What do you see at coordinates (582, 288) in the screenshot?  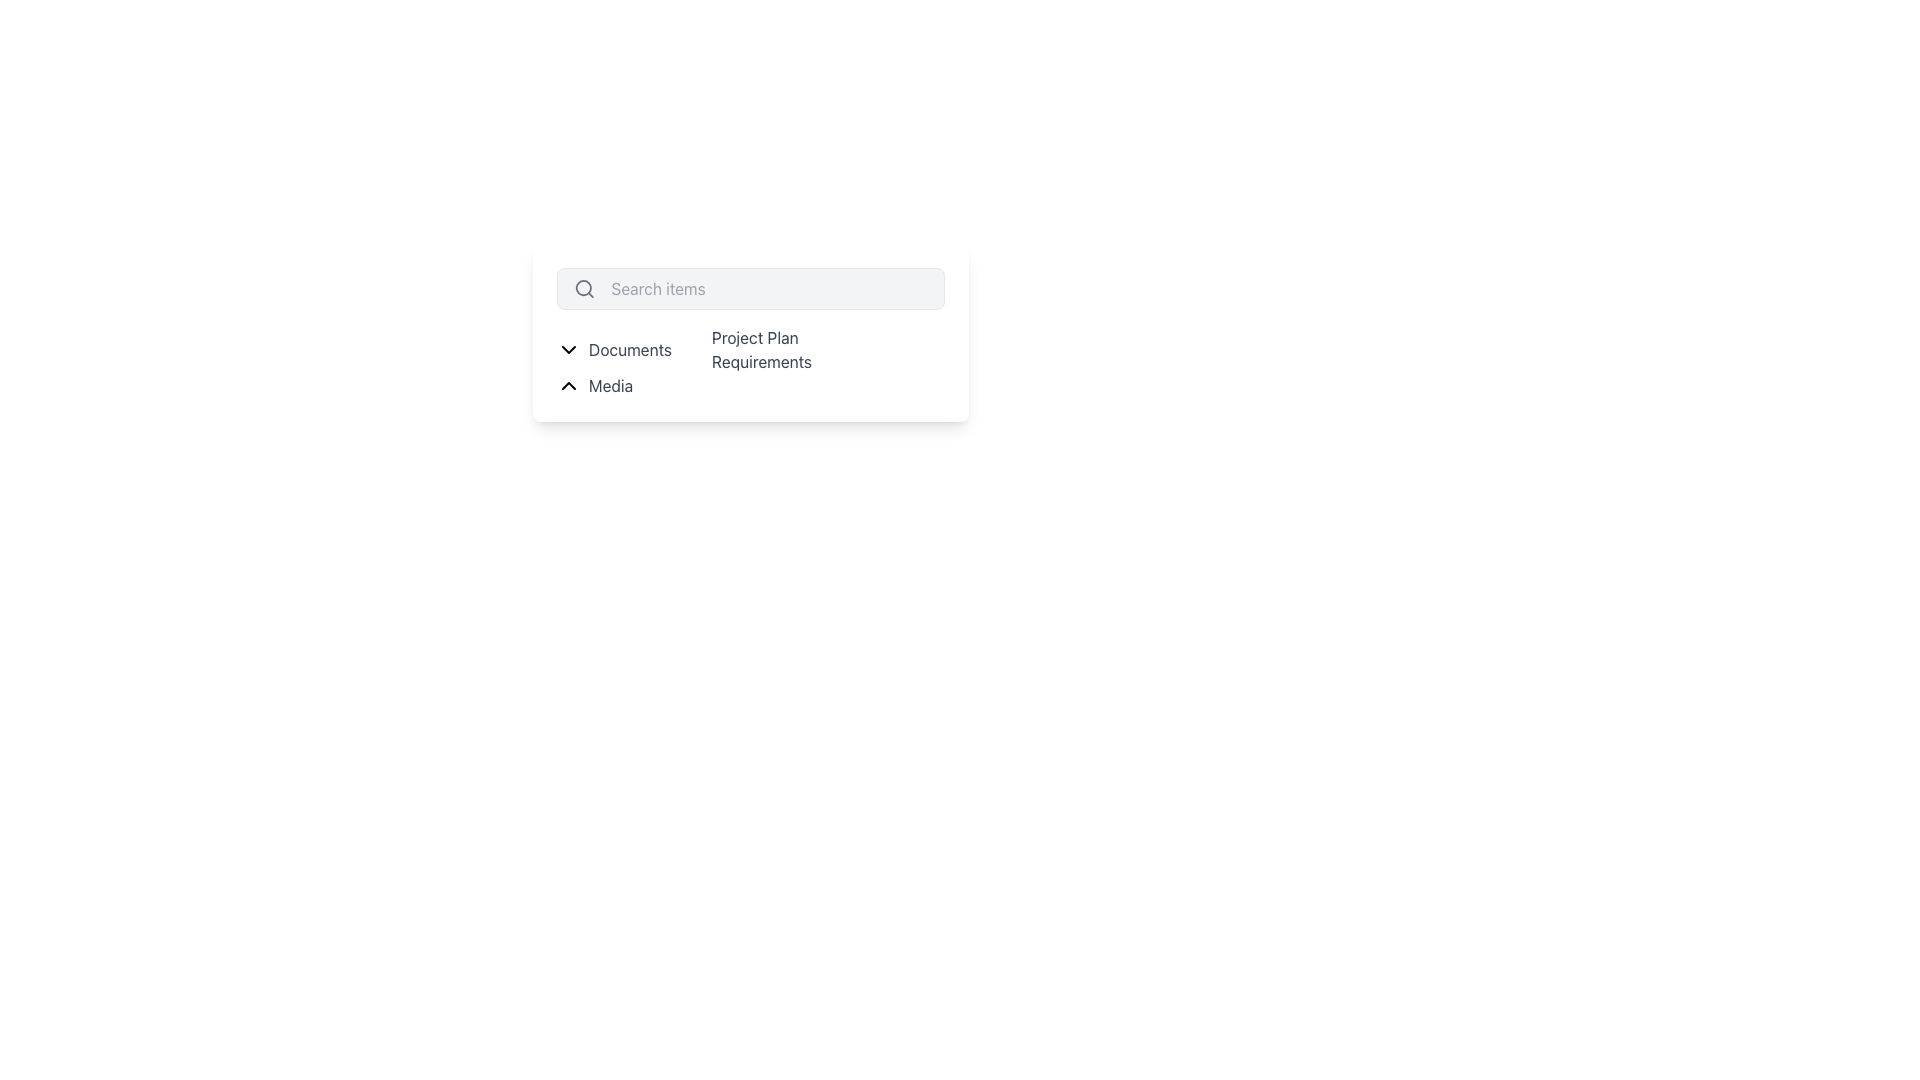 I see `the circular vector graphic within the SVG icon, which is part of the search icon in the top-left corner of the search bar` at bounding box center [582, 288].